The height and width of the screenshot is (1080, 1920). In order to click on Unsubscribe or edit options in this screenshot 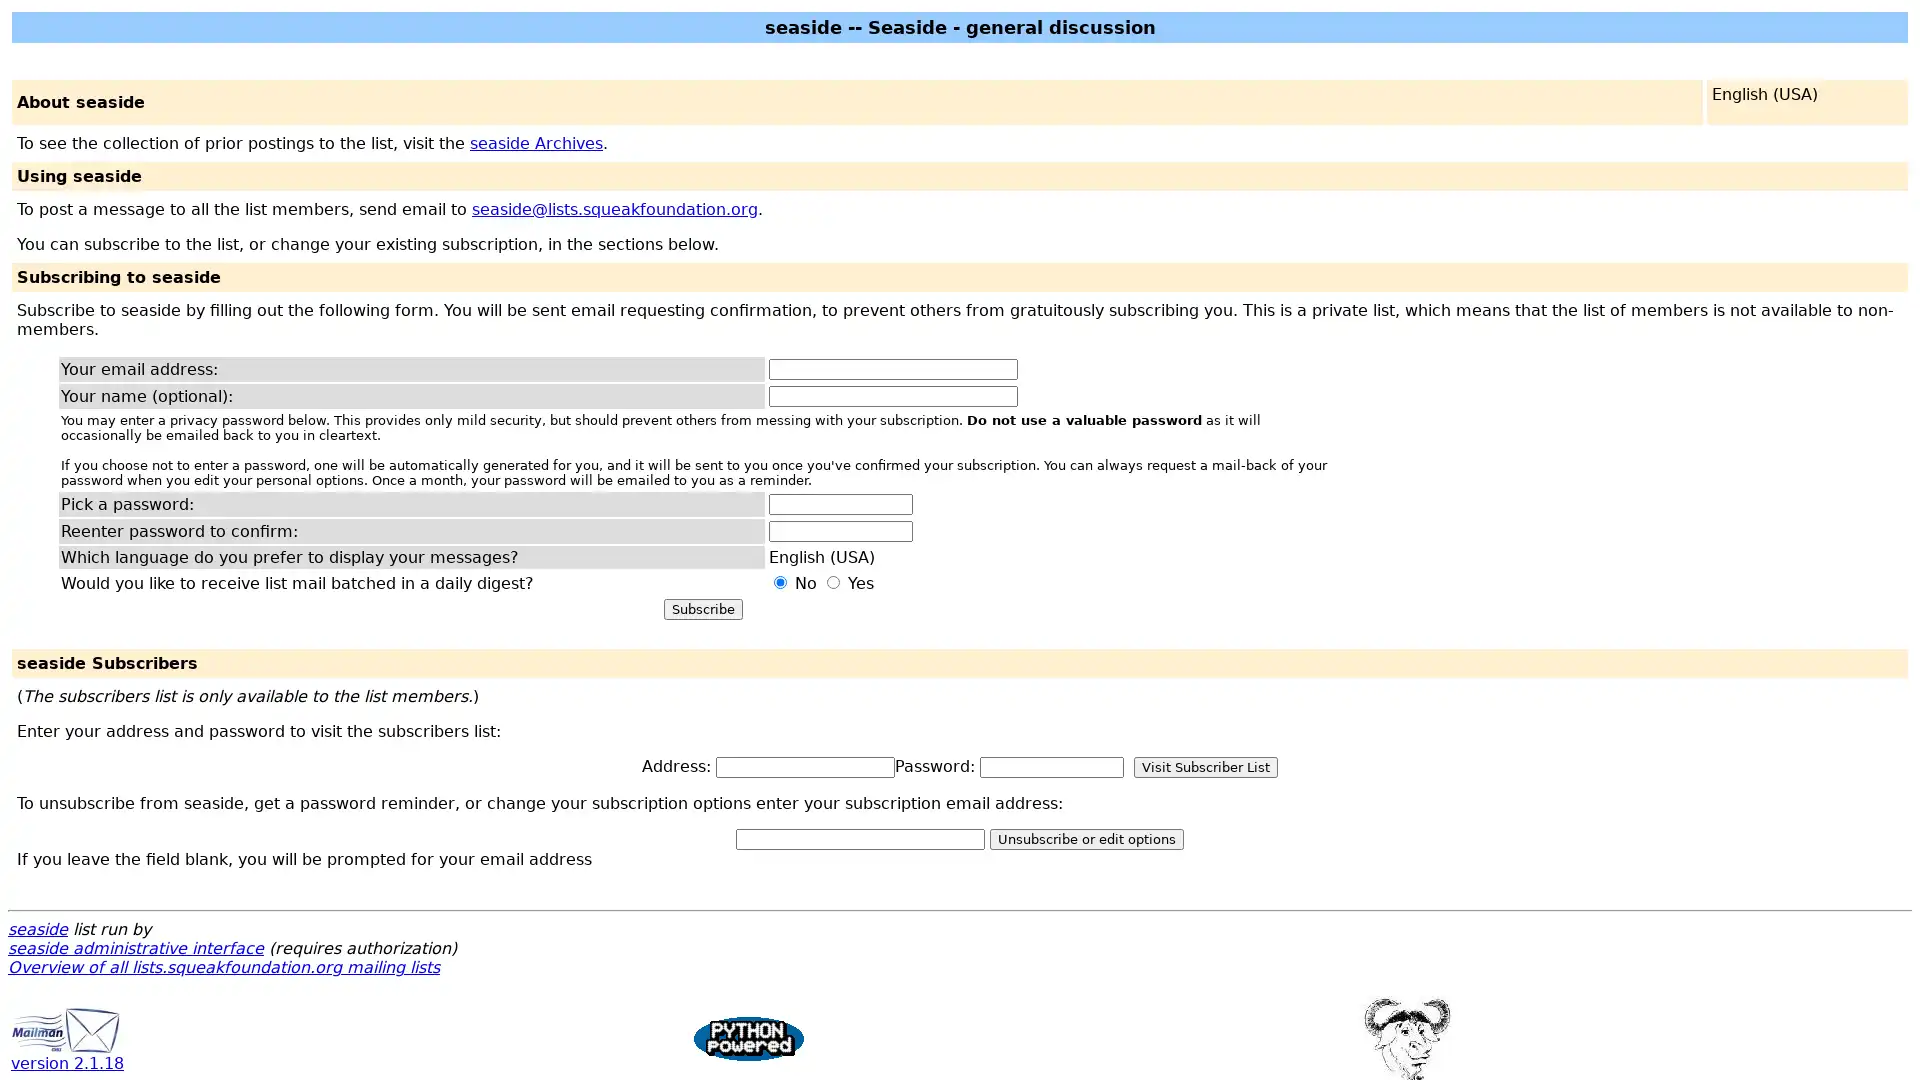, I will do `click(1085, 839)`.